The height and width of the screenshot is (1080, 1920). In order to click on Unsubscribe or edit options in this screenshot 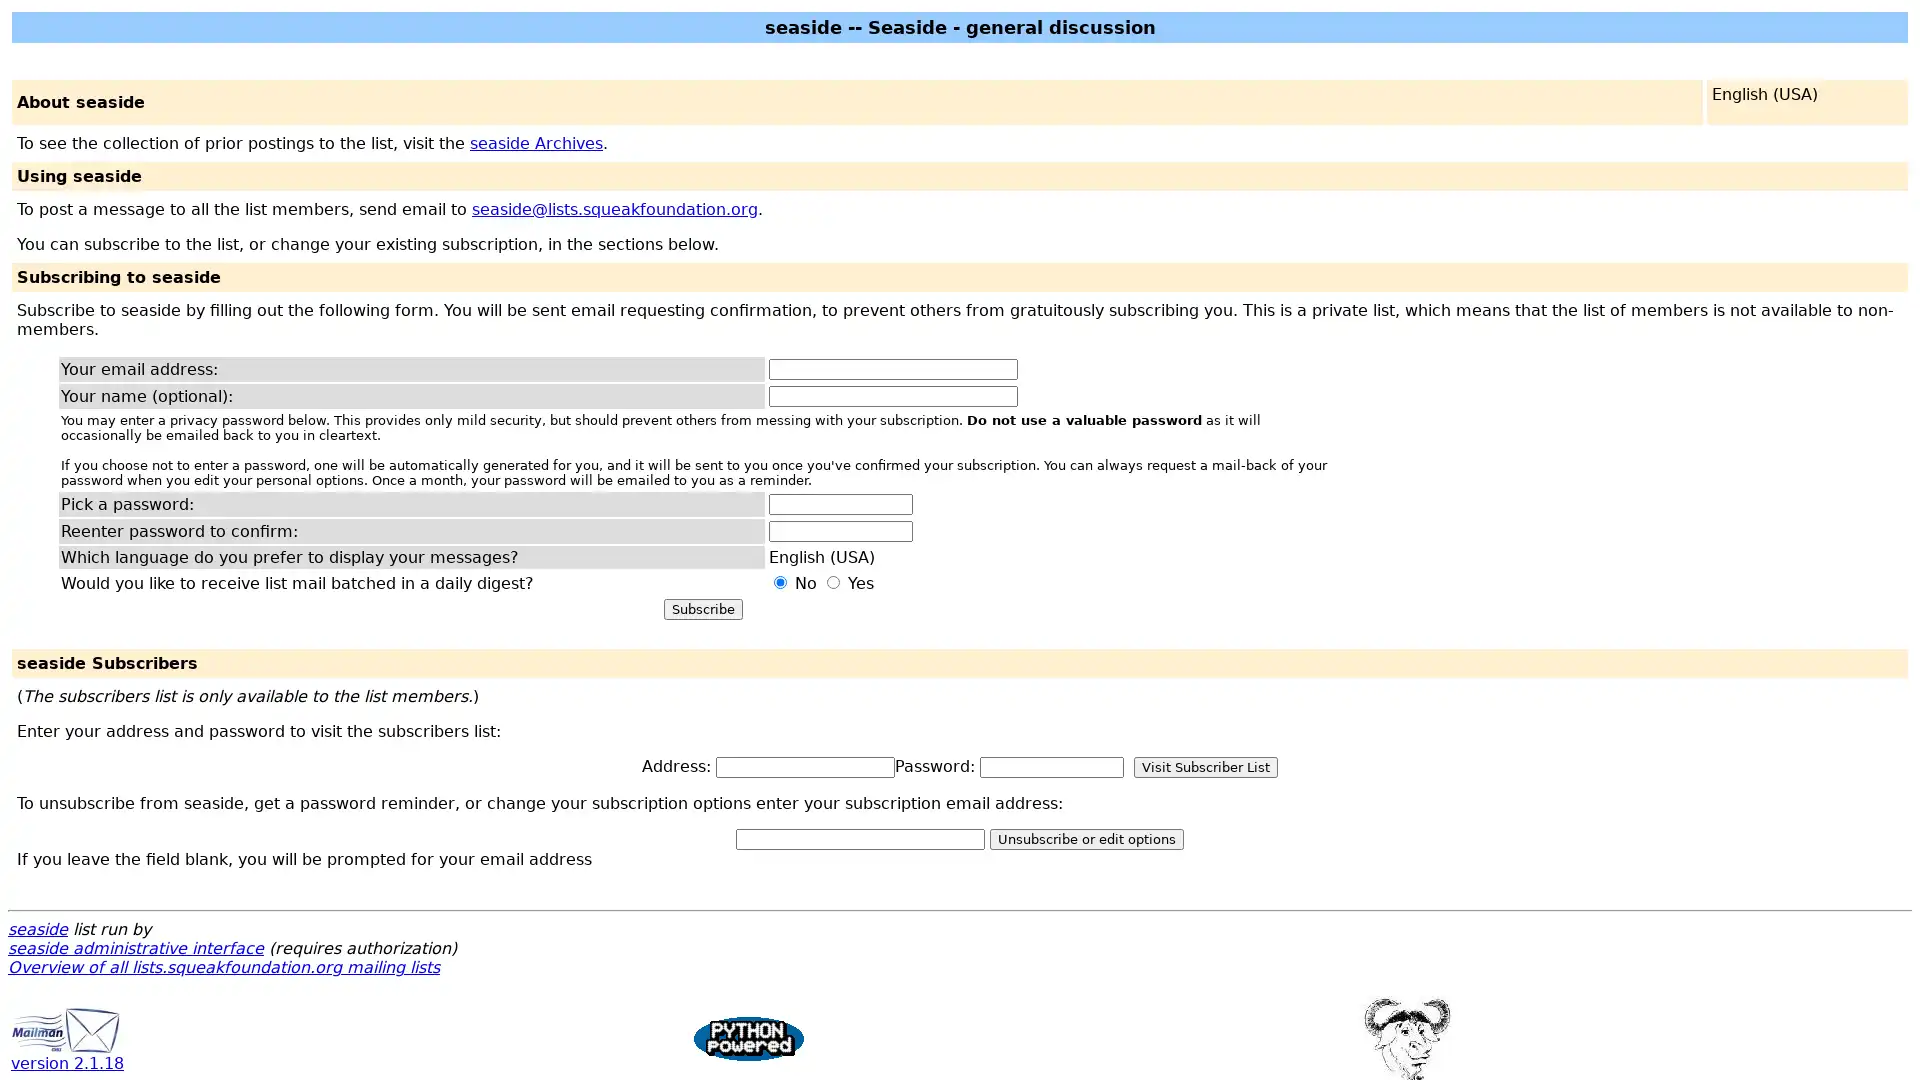, I will do `click(1085, 839)`.